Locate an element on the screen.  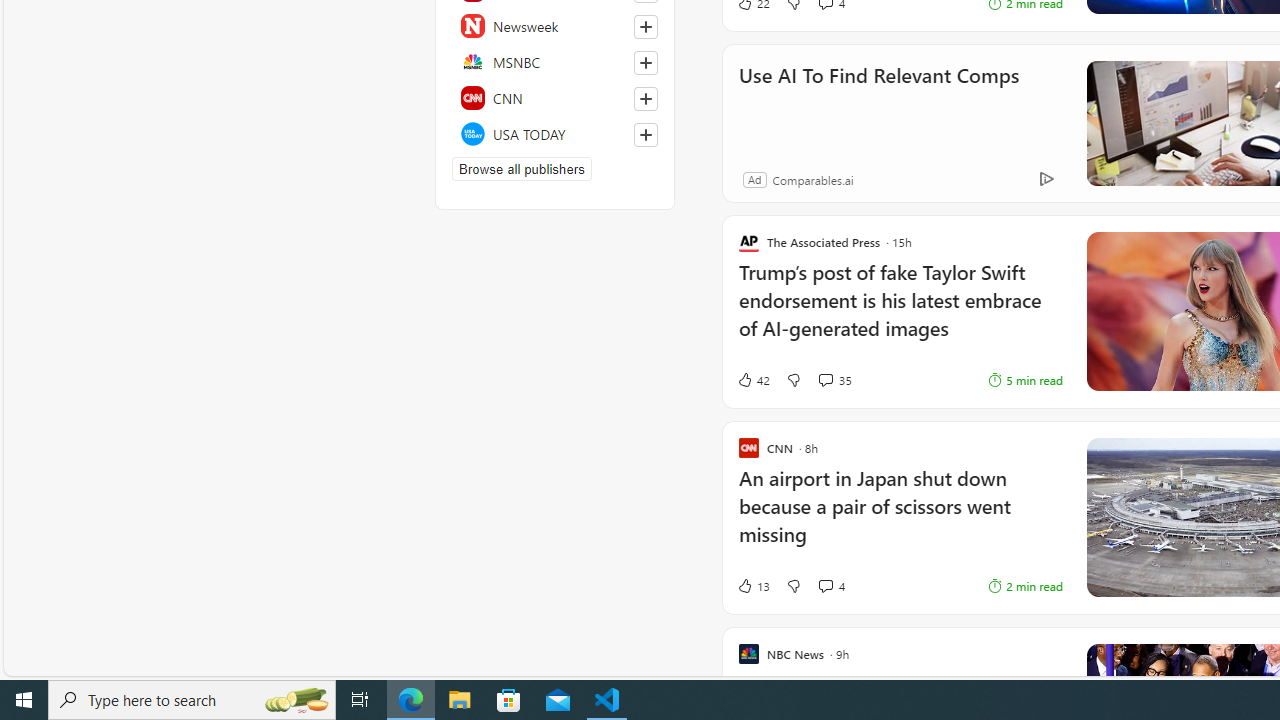
'Comparables.ai' is located at coordinates (812, 178).